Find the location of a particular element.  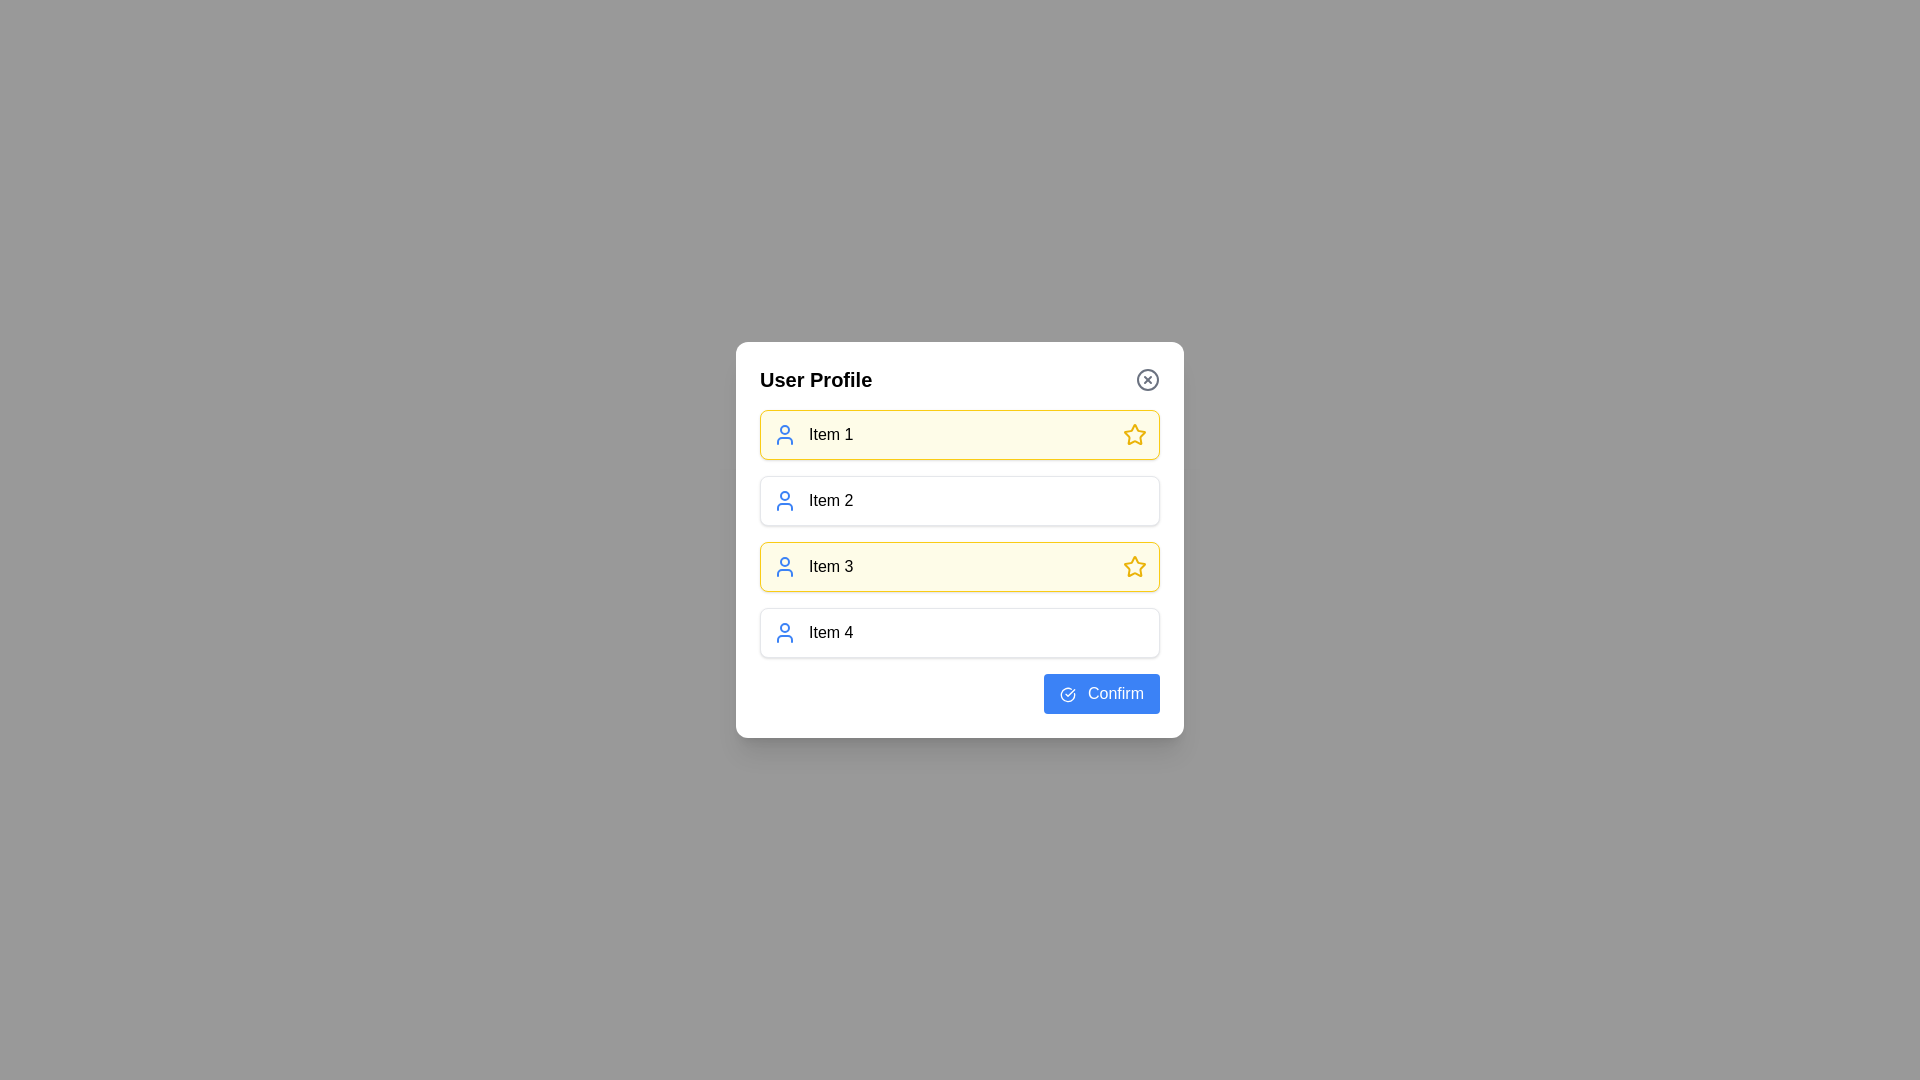

the second clickable card labeled 'Item 2' in the list is located at coordinates (960, 500).